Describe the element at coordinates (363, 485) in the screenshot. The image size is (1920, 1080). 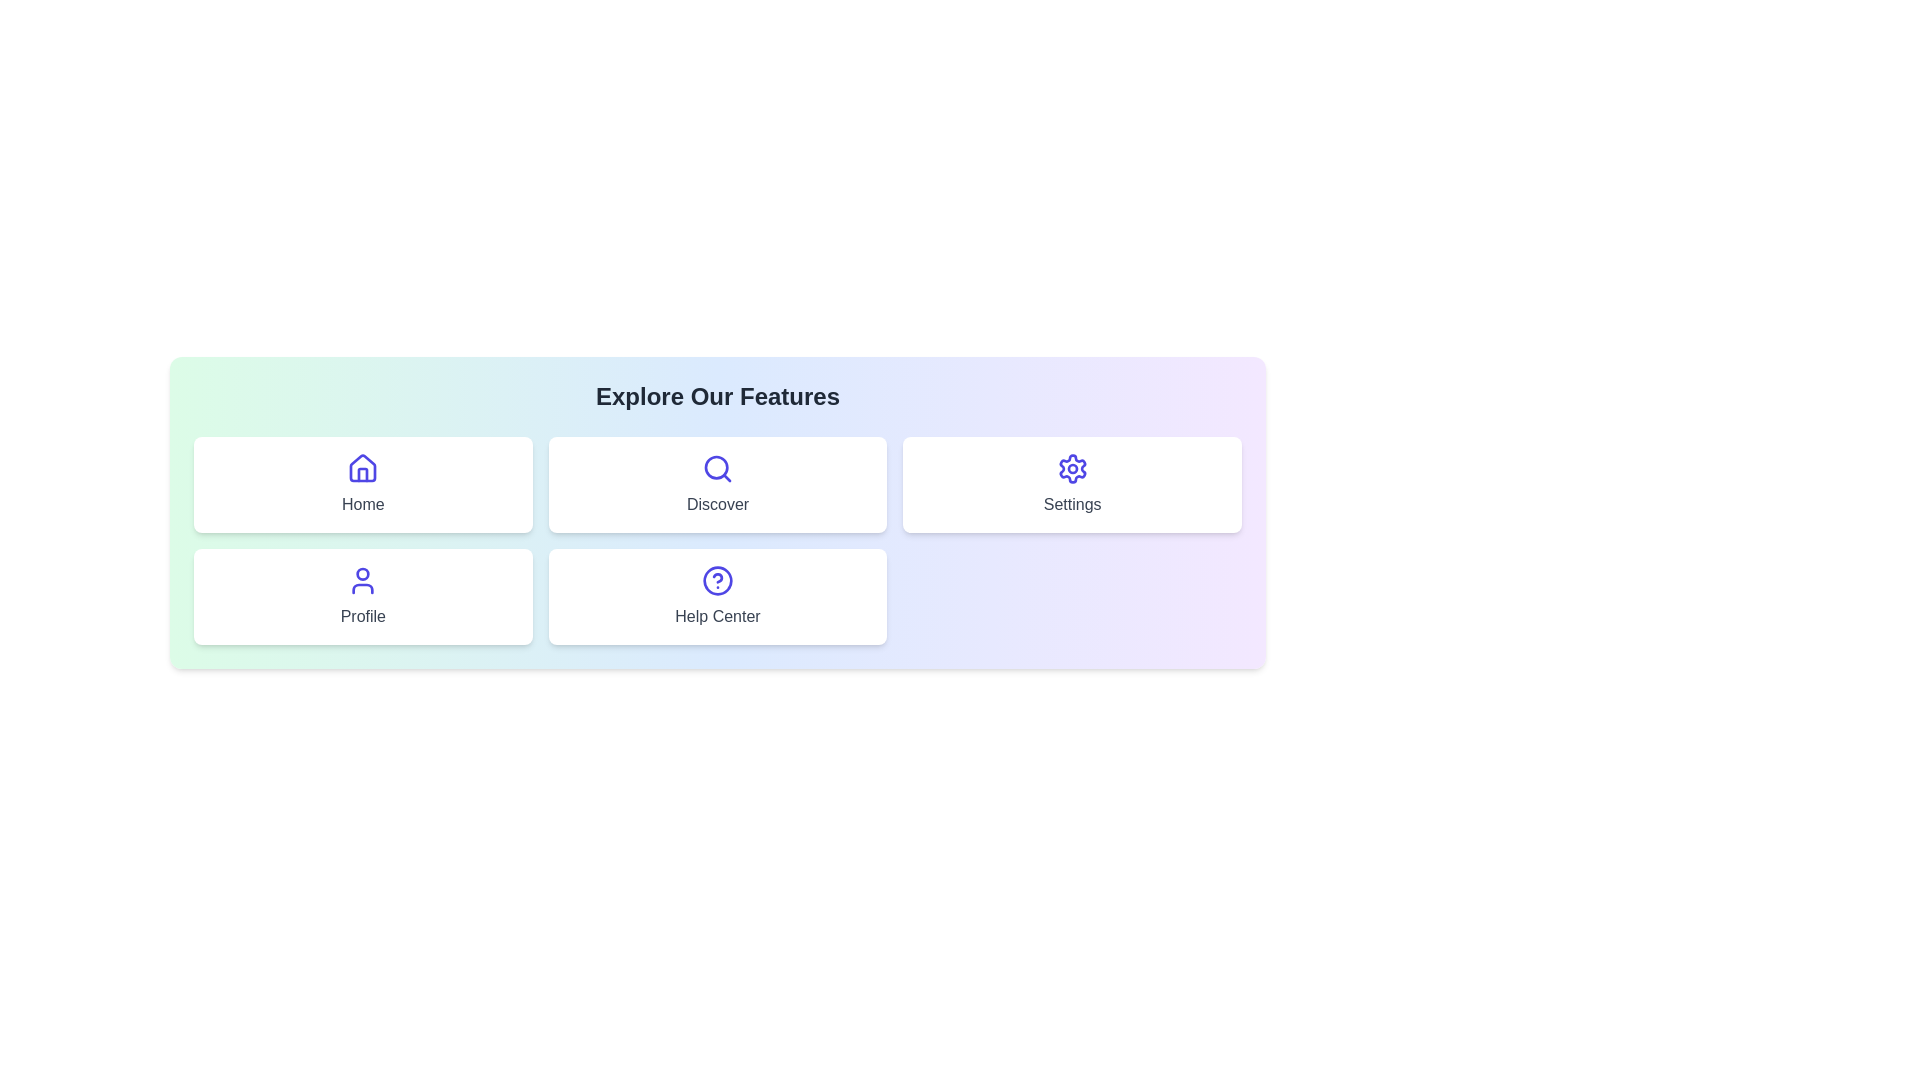
I see `the 'Home' navigation button located at the top-left corner of the grid layout` at that location.